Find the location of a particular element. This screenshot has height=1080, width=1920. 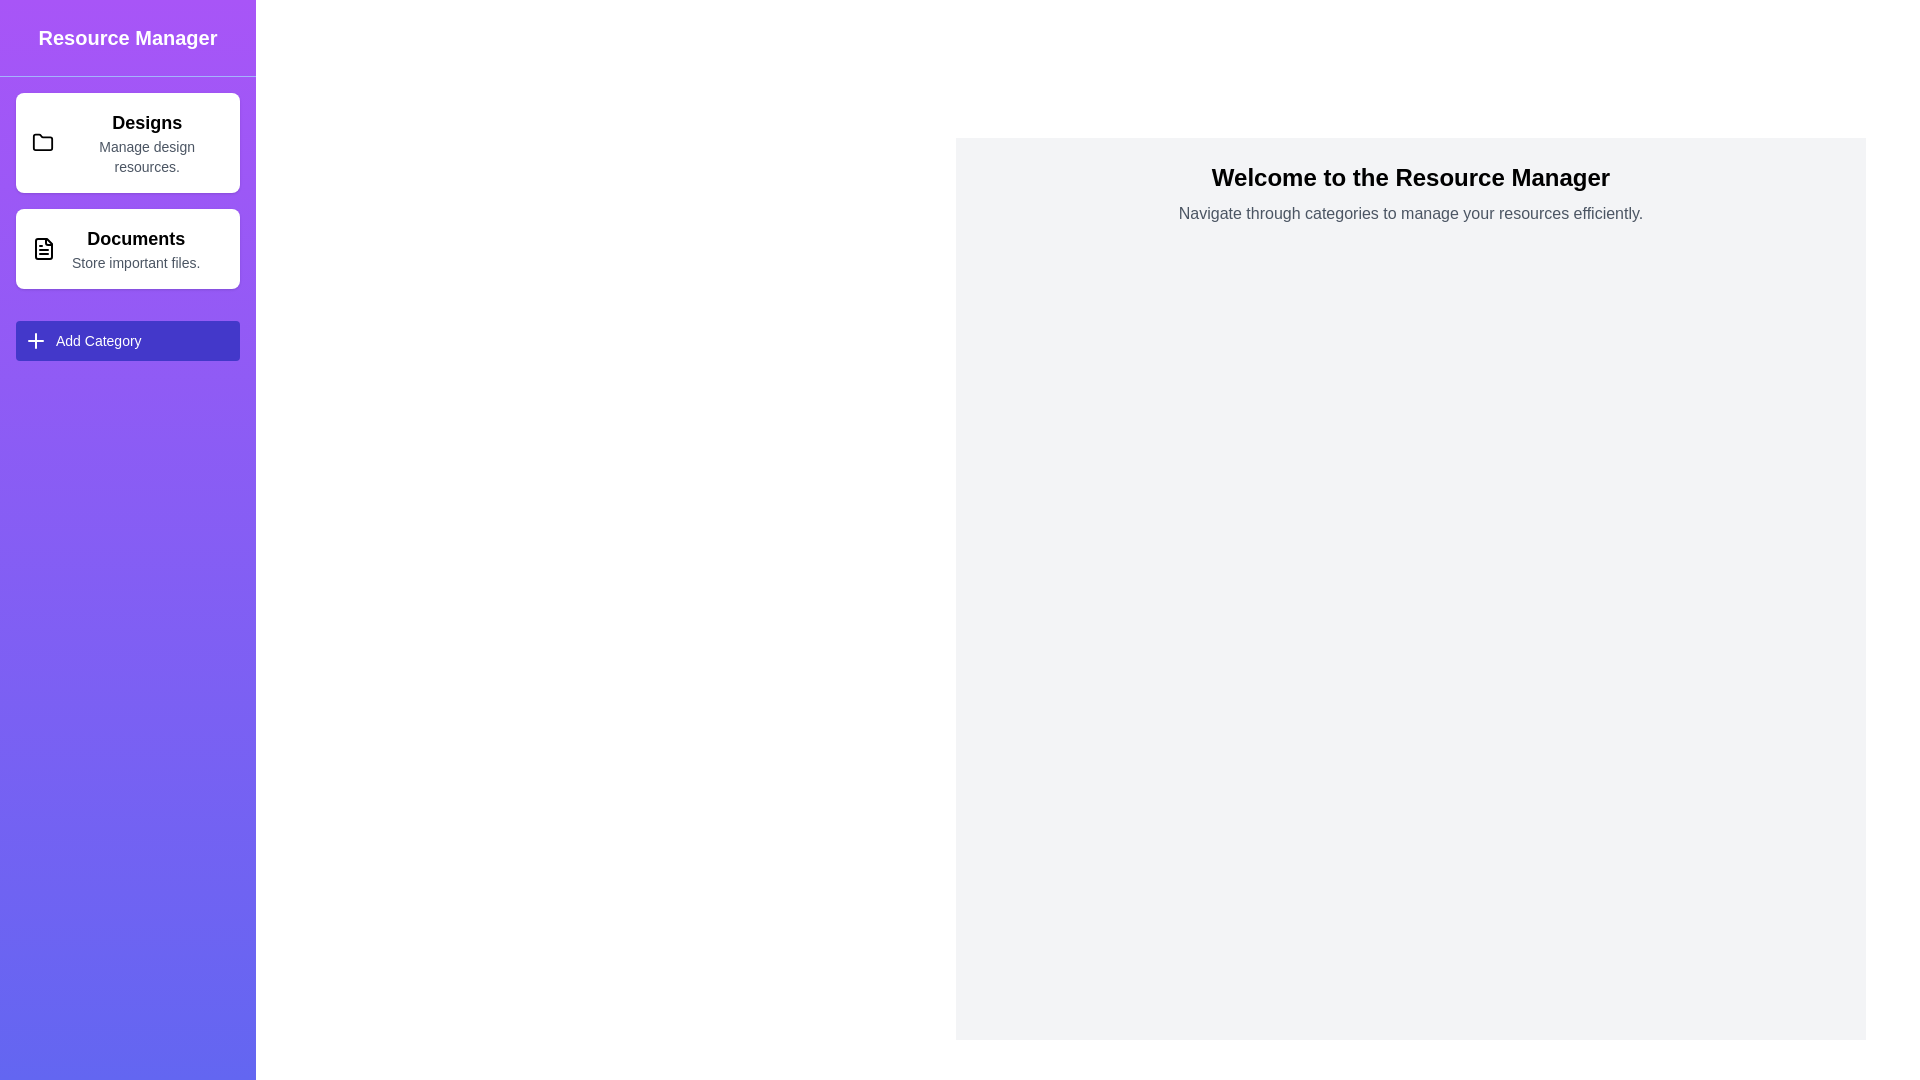

the 'Designs' category in the sidebar is located at coordinates (127, 141).